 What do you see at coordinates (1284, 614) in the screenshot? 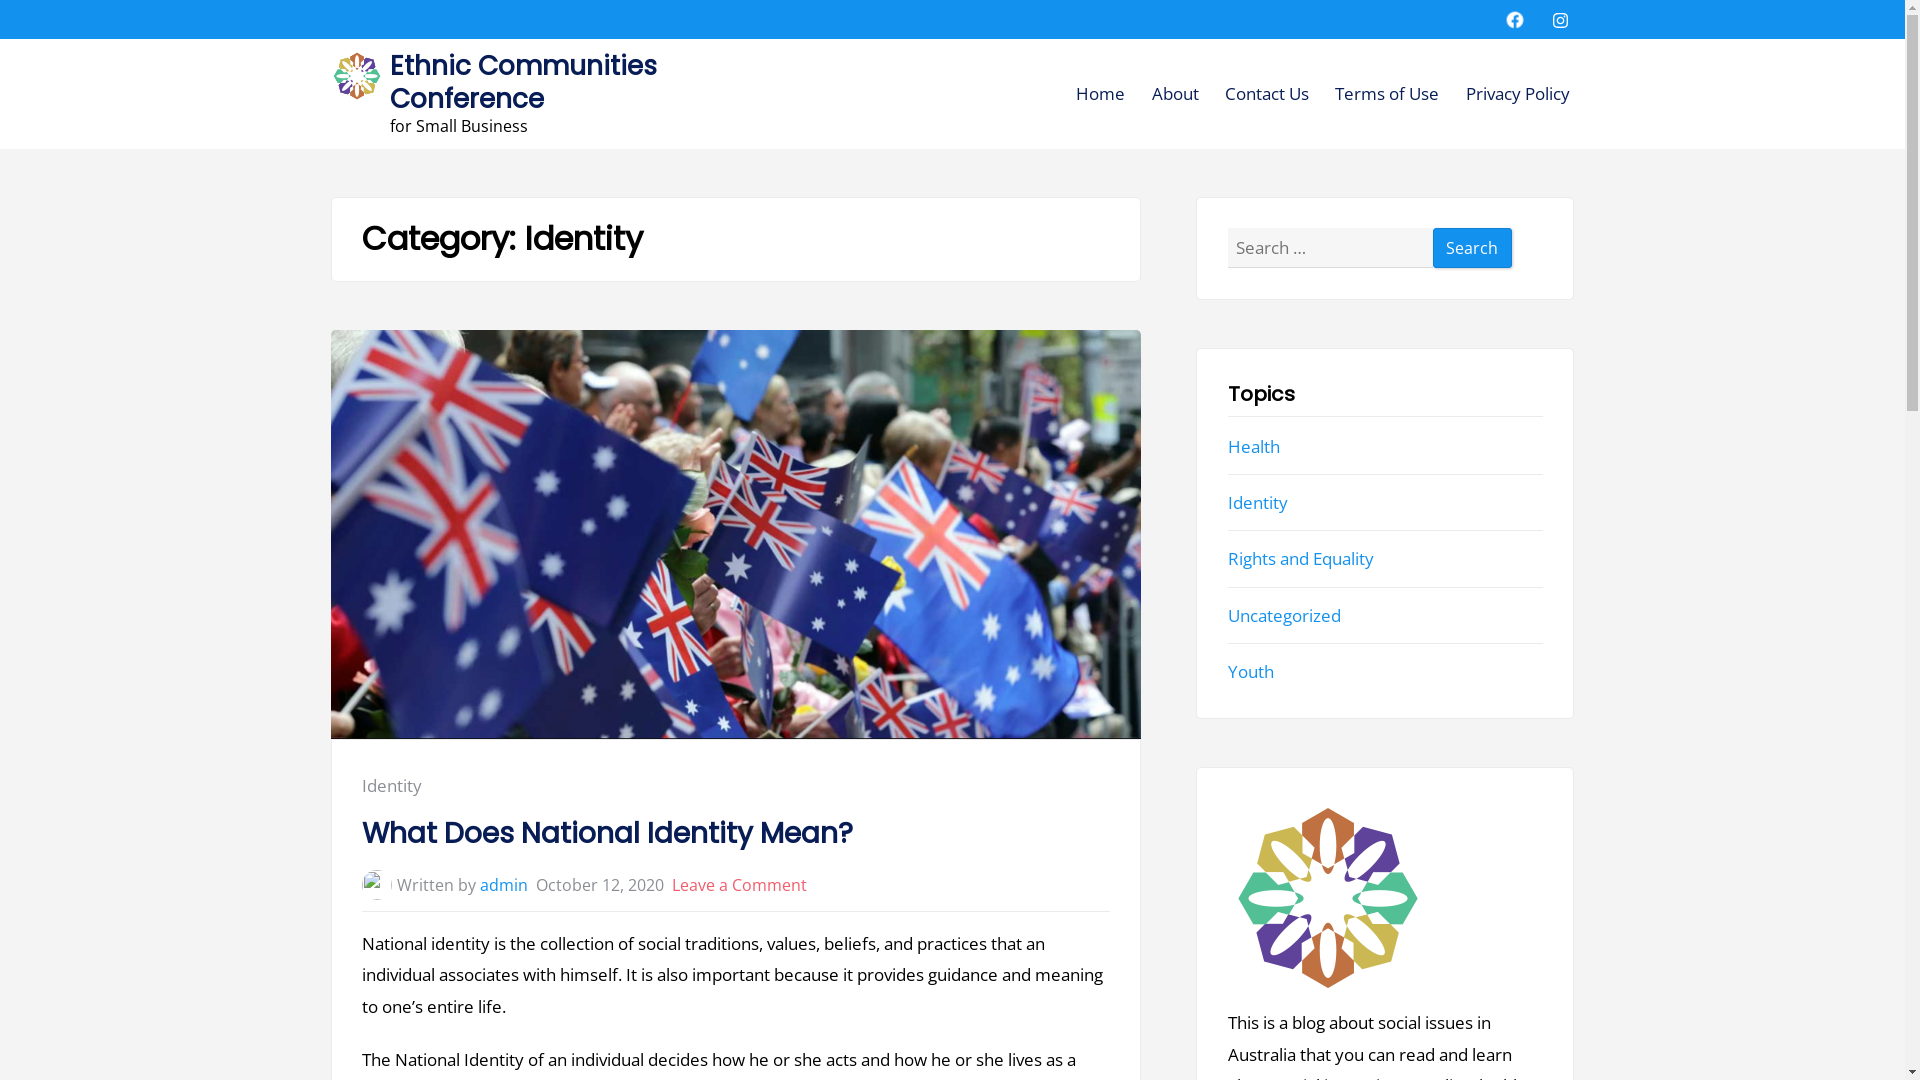
I see `'Uncategorized'` at bounding box center [1284, 614].